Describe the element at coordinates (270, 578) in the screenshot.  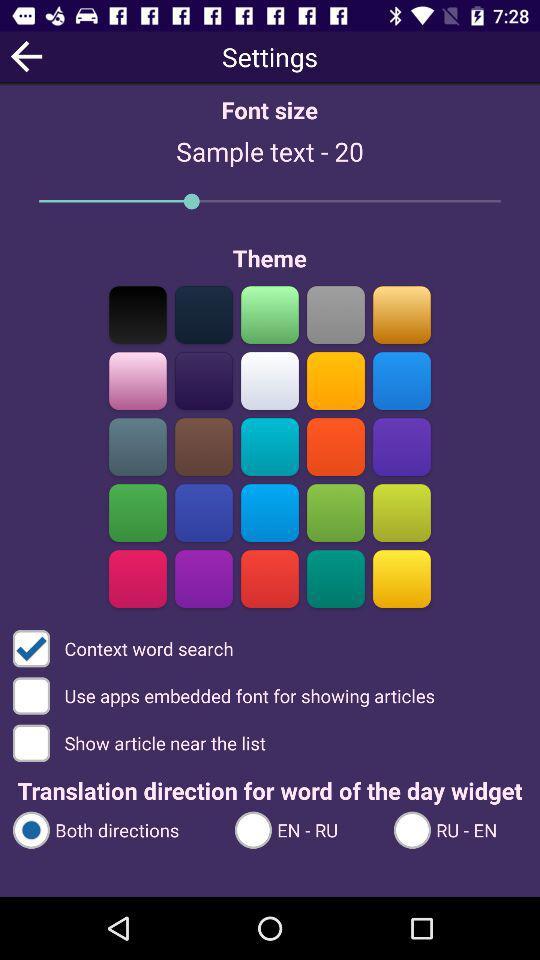
I see `red theme` at that location.